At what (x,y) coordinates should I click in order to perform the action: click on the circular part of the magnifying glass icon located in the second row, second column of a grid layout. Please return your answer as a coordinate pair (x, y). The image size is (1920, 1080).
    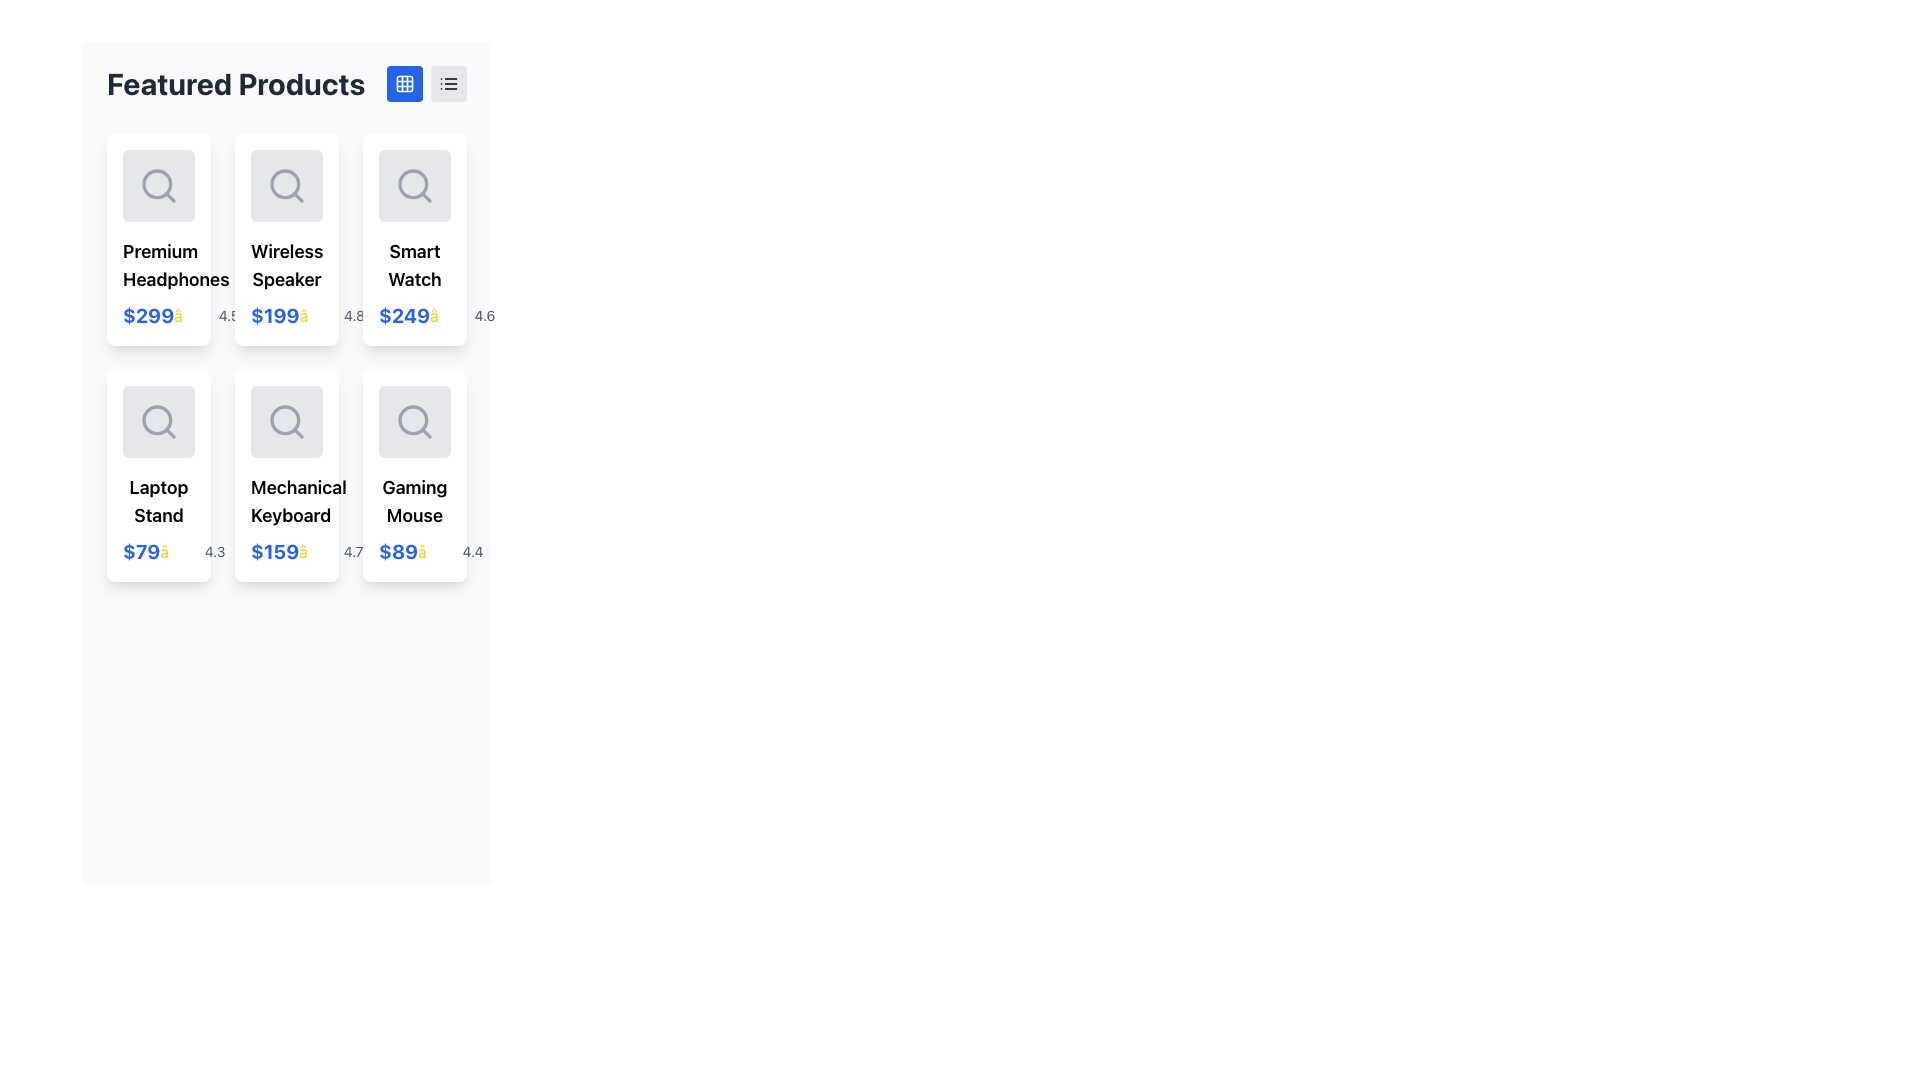
    Looking at the image, I should click on (284, 419).